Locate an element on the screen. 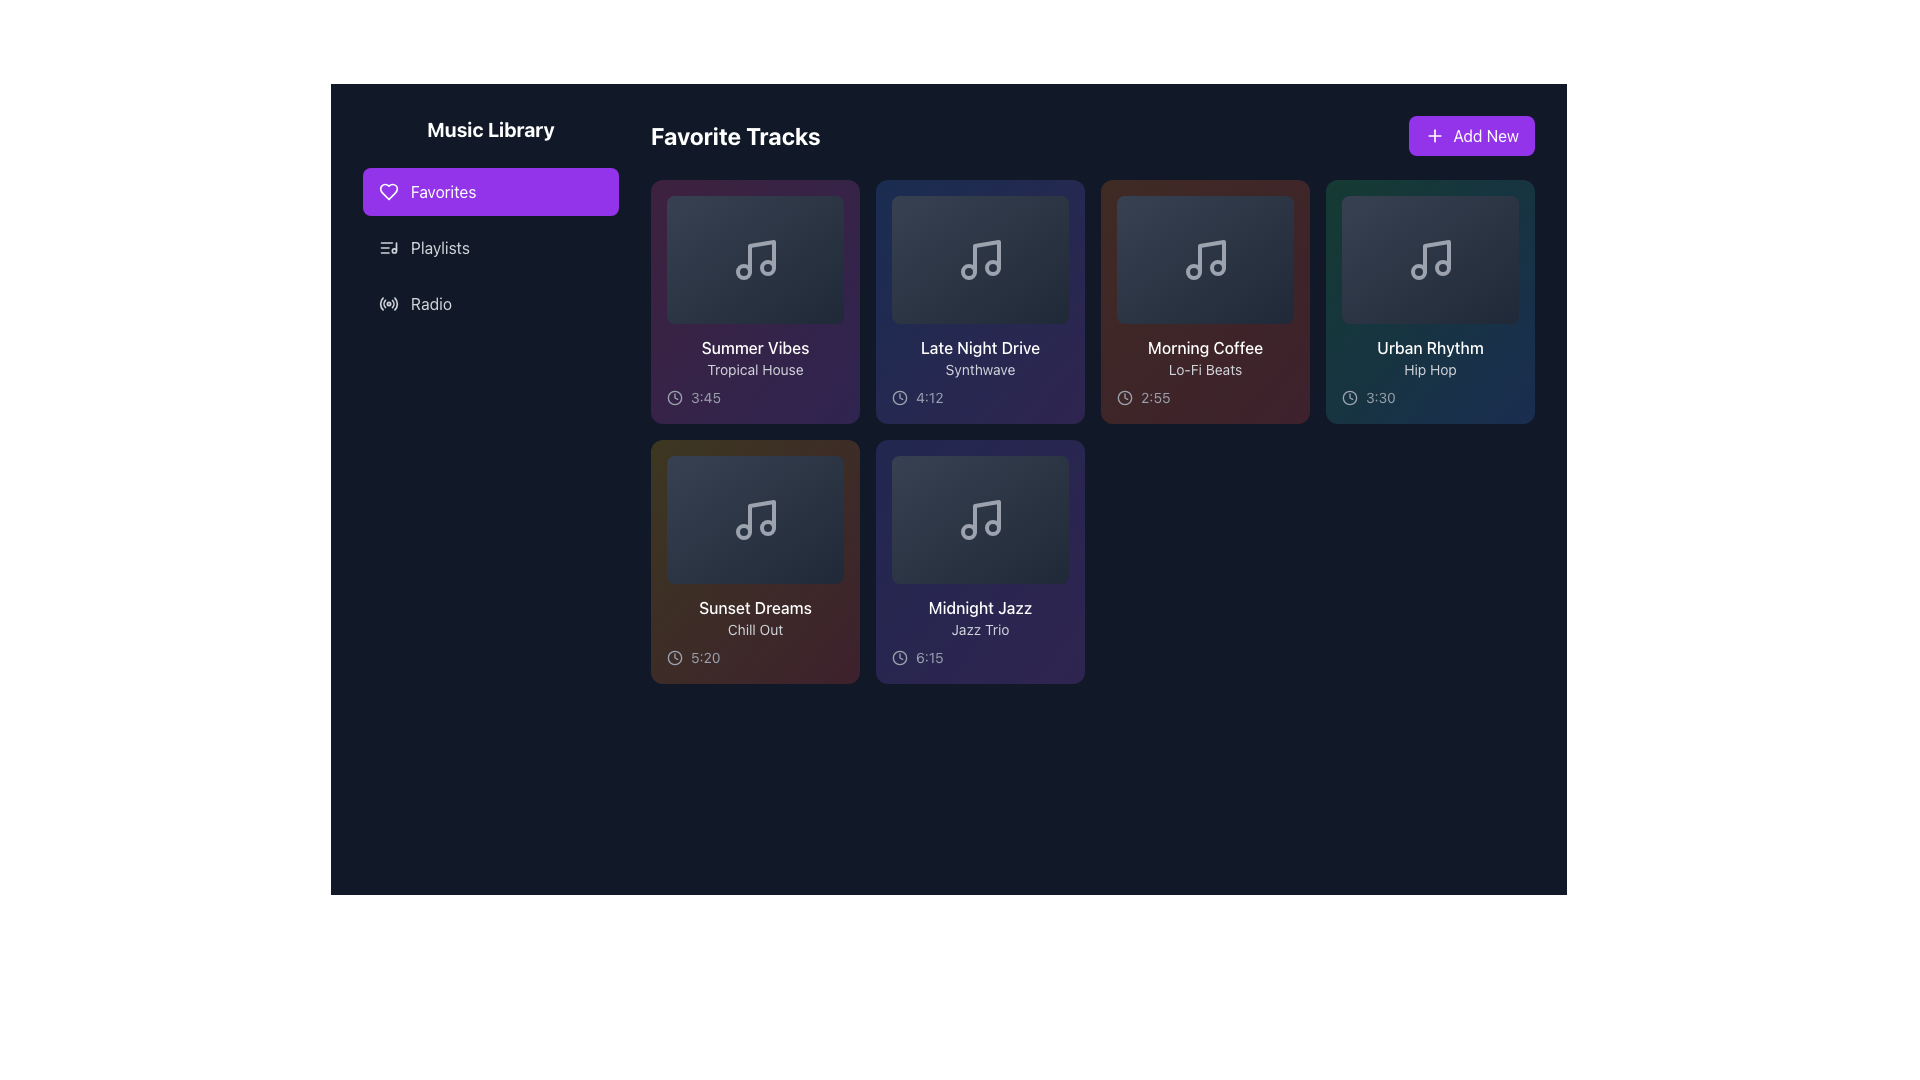 This screenshot has width=1920, height=1080. the circular graphical shape located in the top-right corner of the 'Summer Vibes' track card, which is part of a grouped circular play icon is located at coordinates (831, 208).